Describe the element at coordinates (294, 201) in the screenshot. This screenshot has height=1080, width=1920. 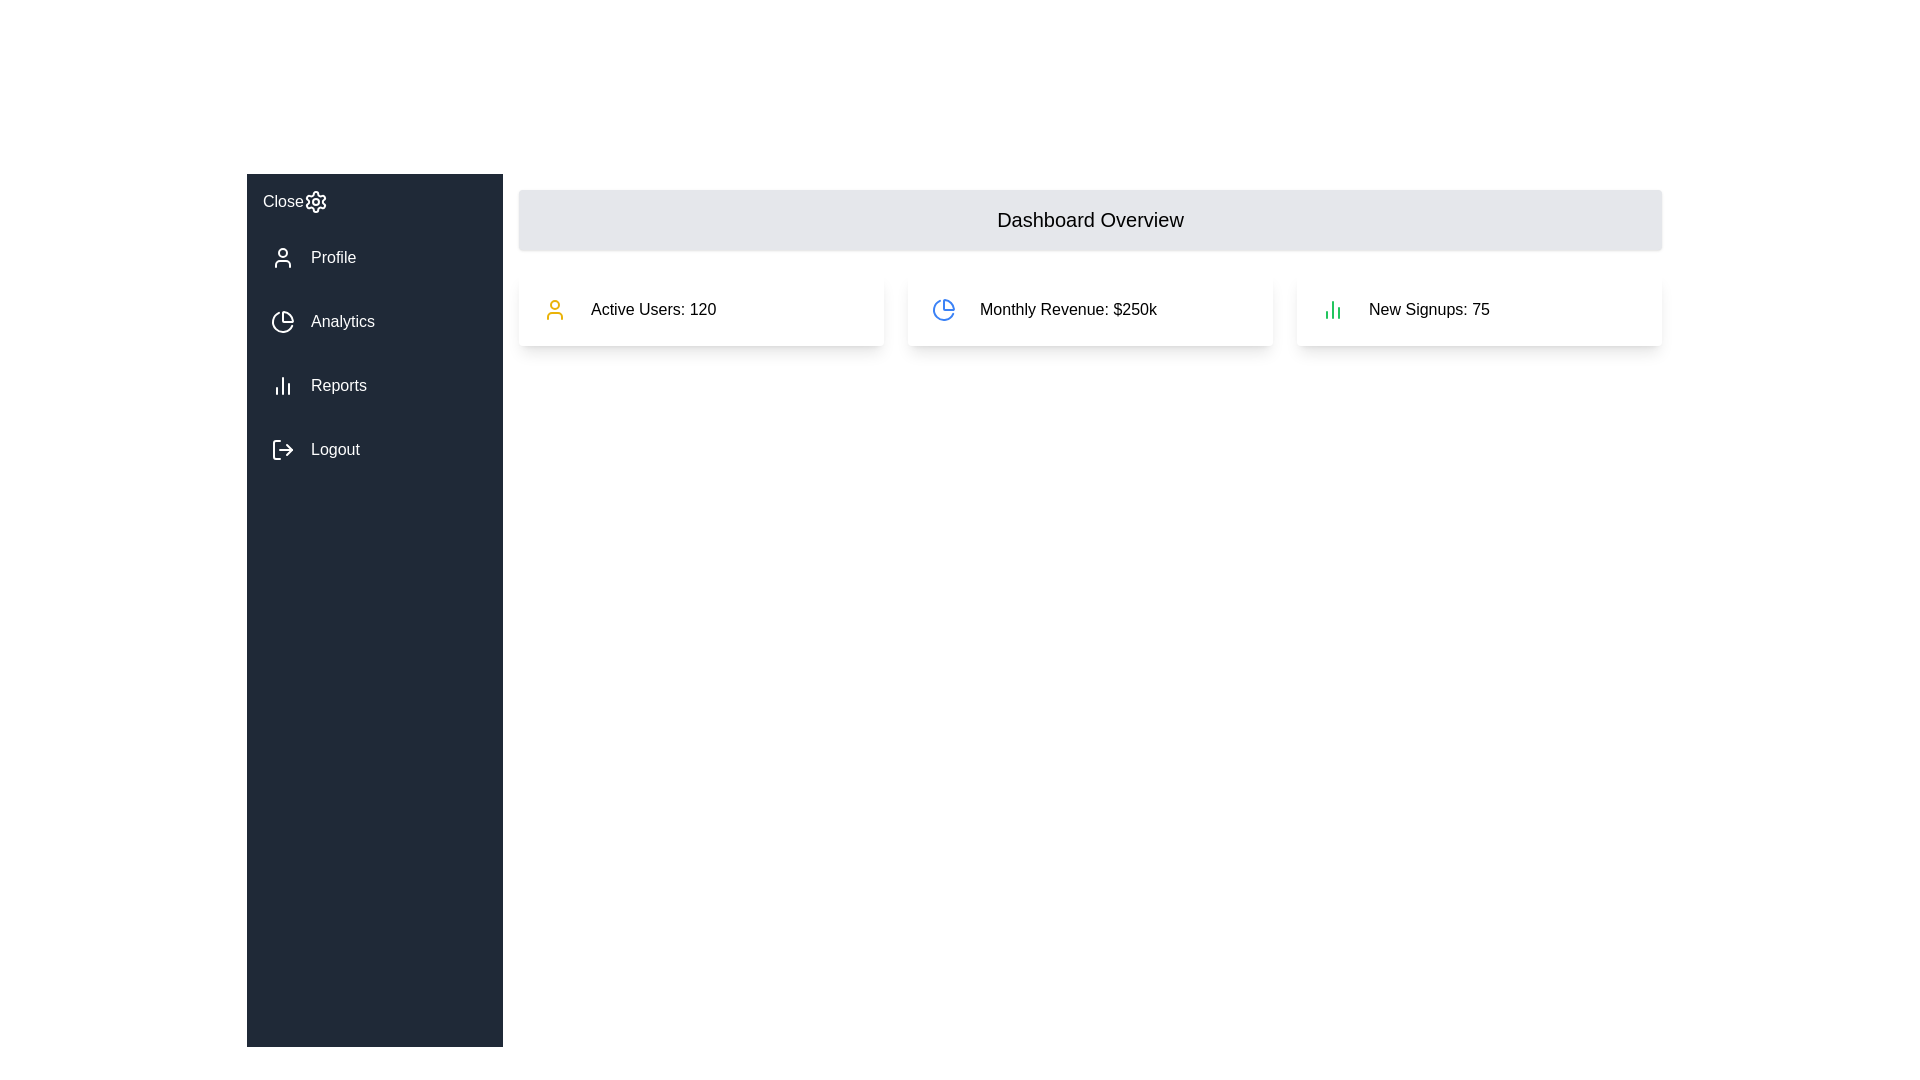
I see `the gear icon next to the 'Close' button-like label in the sidebar menu` at that location.